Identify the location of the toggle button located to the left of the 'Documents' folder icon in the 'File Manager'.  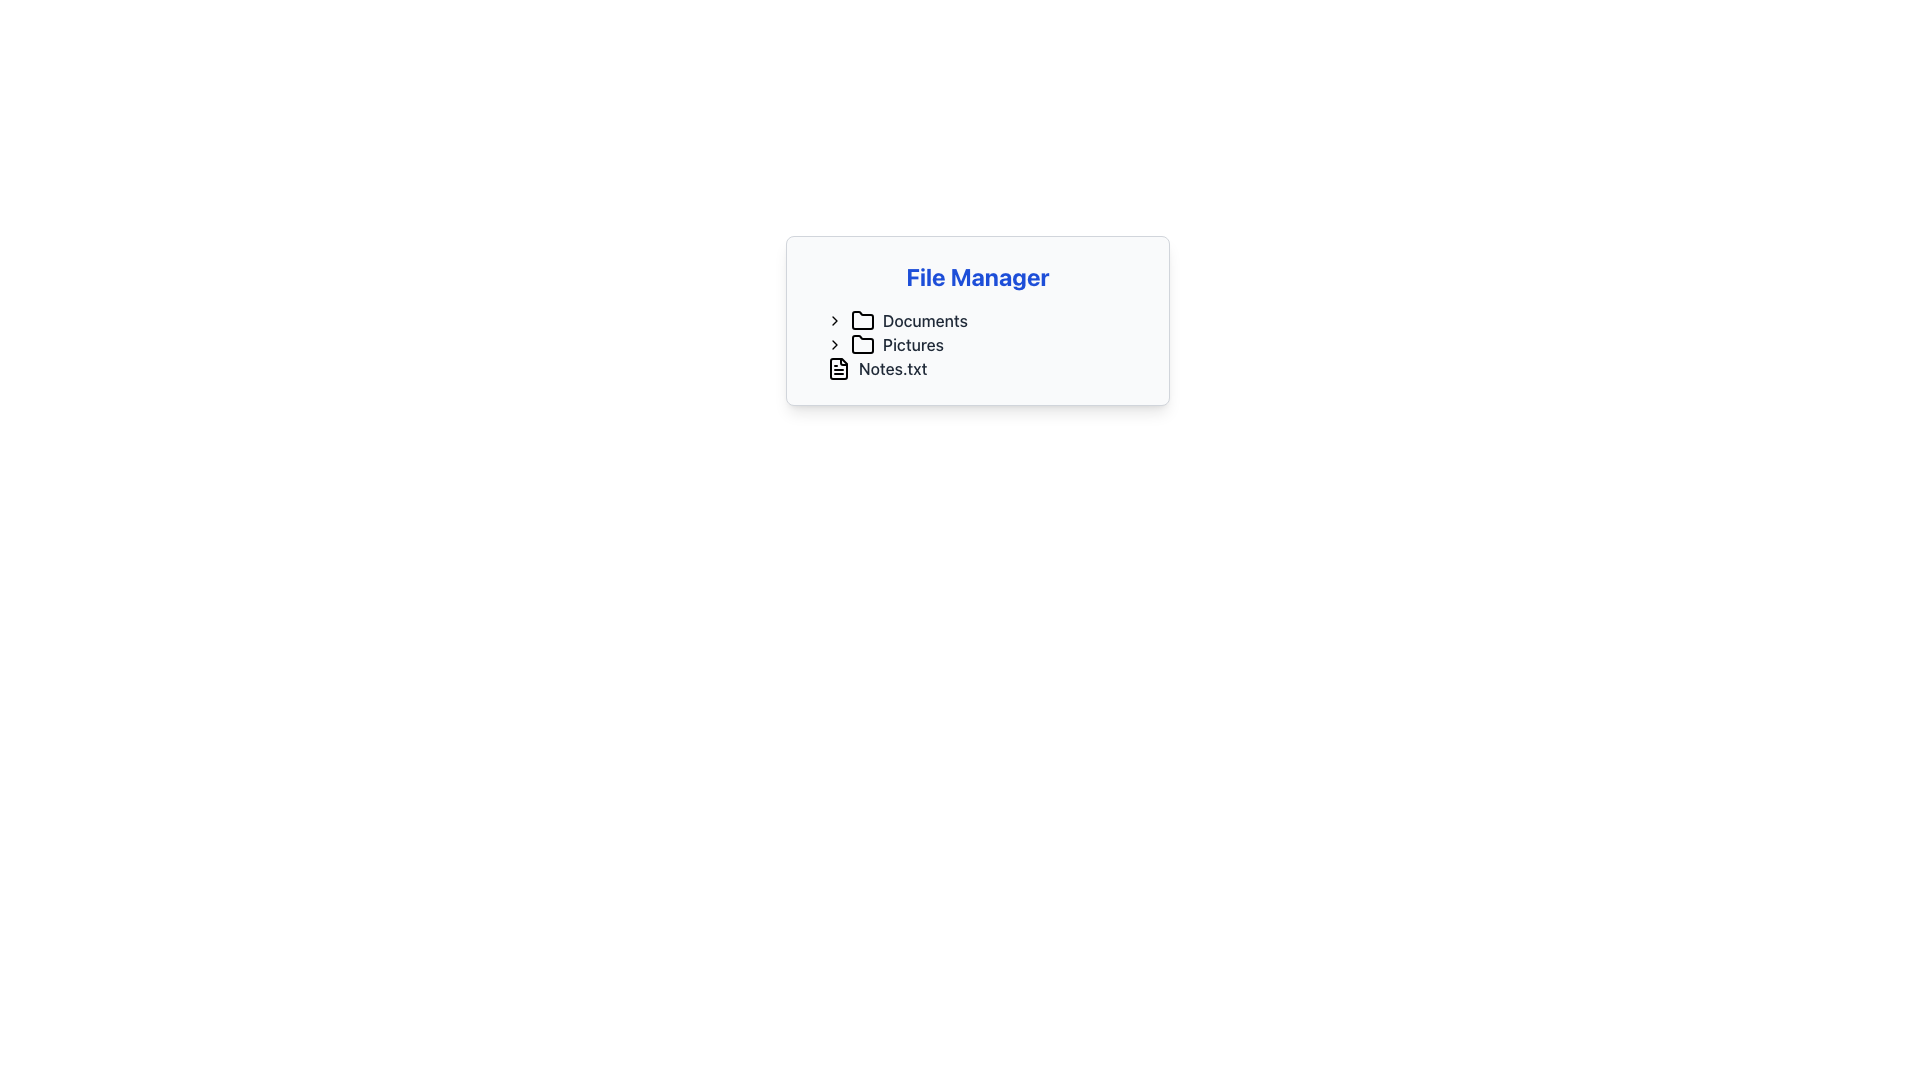
(835, 319).